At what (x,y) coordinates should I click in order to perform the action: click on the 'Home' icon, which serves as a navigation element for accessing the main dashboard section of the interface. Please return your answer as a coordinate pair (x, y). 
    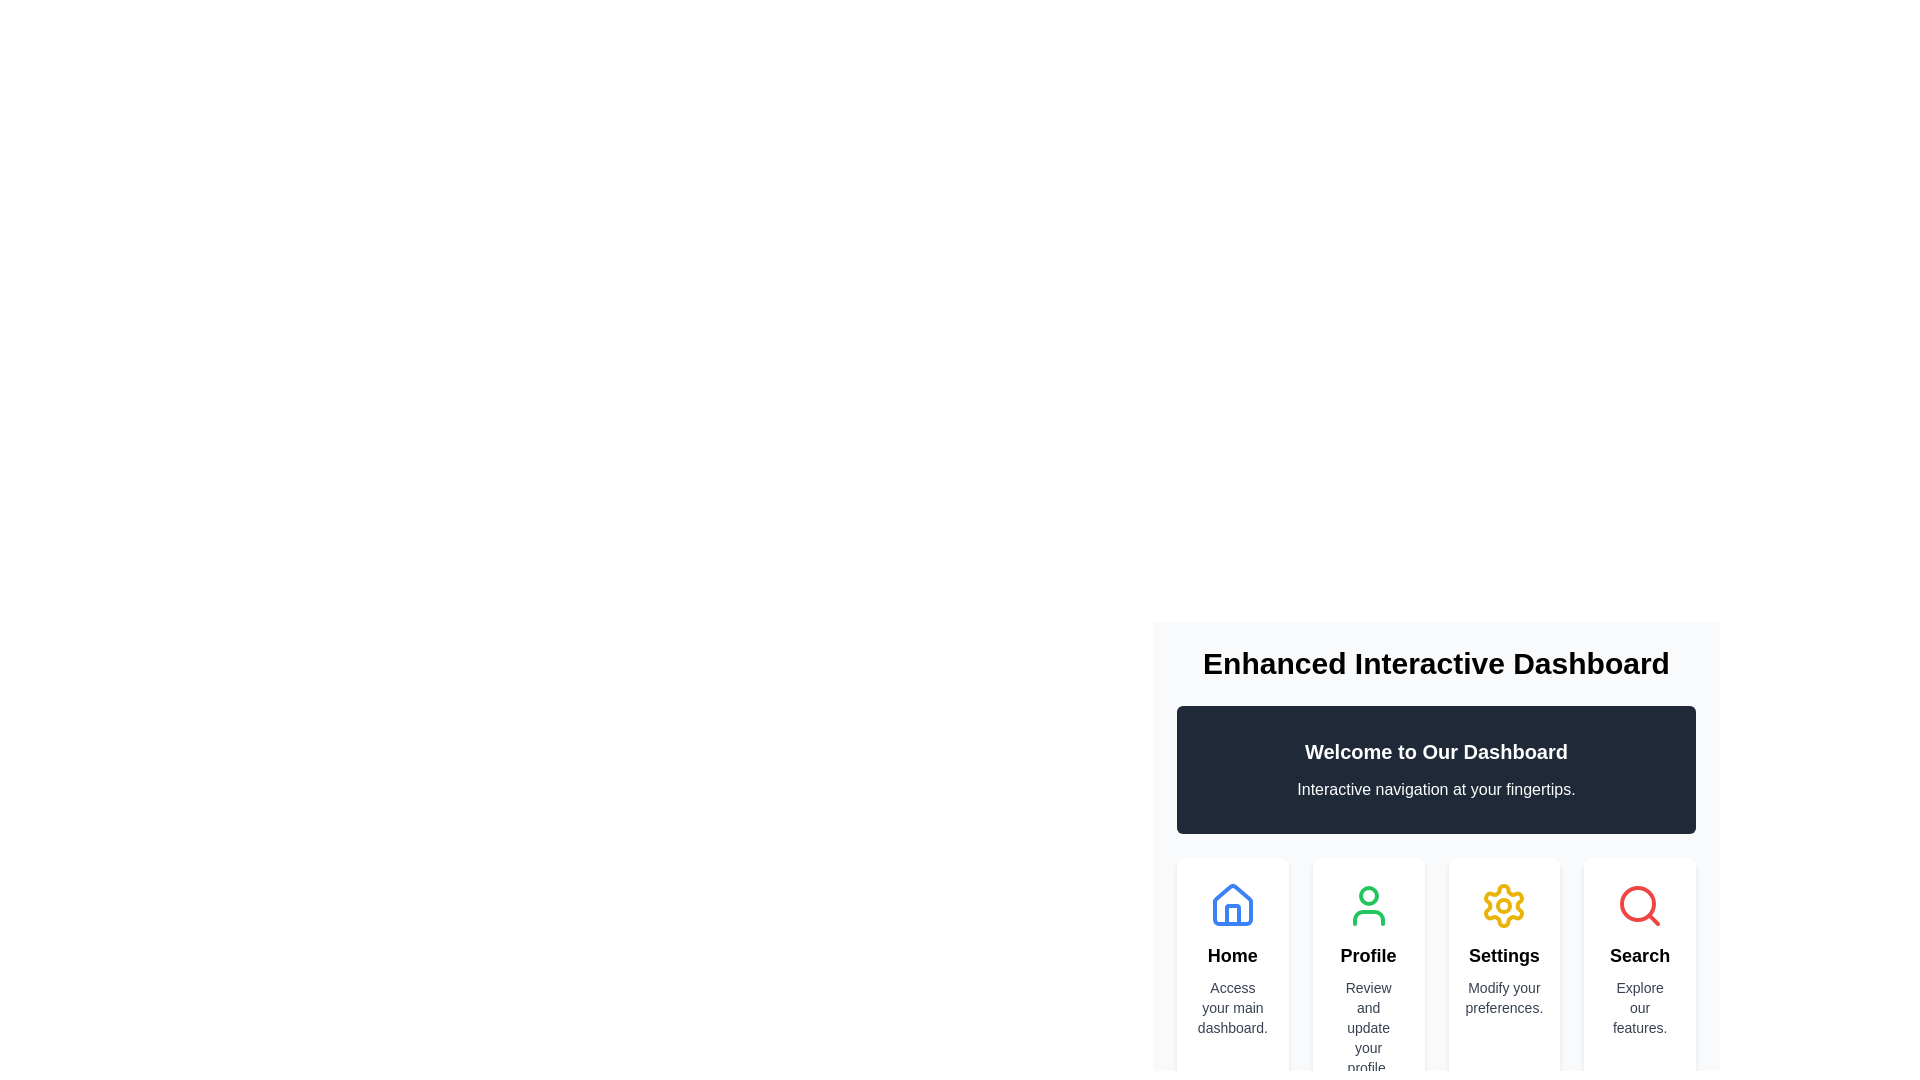
    Looking at the image, I should click on (1231, 905).